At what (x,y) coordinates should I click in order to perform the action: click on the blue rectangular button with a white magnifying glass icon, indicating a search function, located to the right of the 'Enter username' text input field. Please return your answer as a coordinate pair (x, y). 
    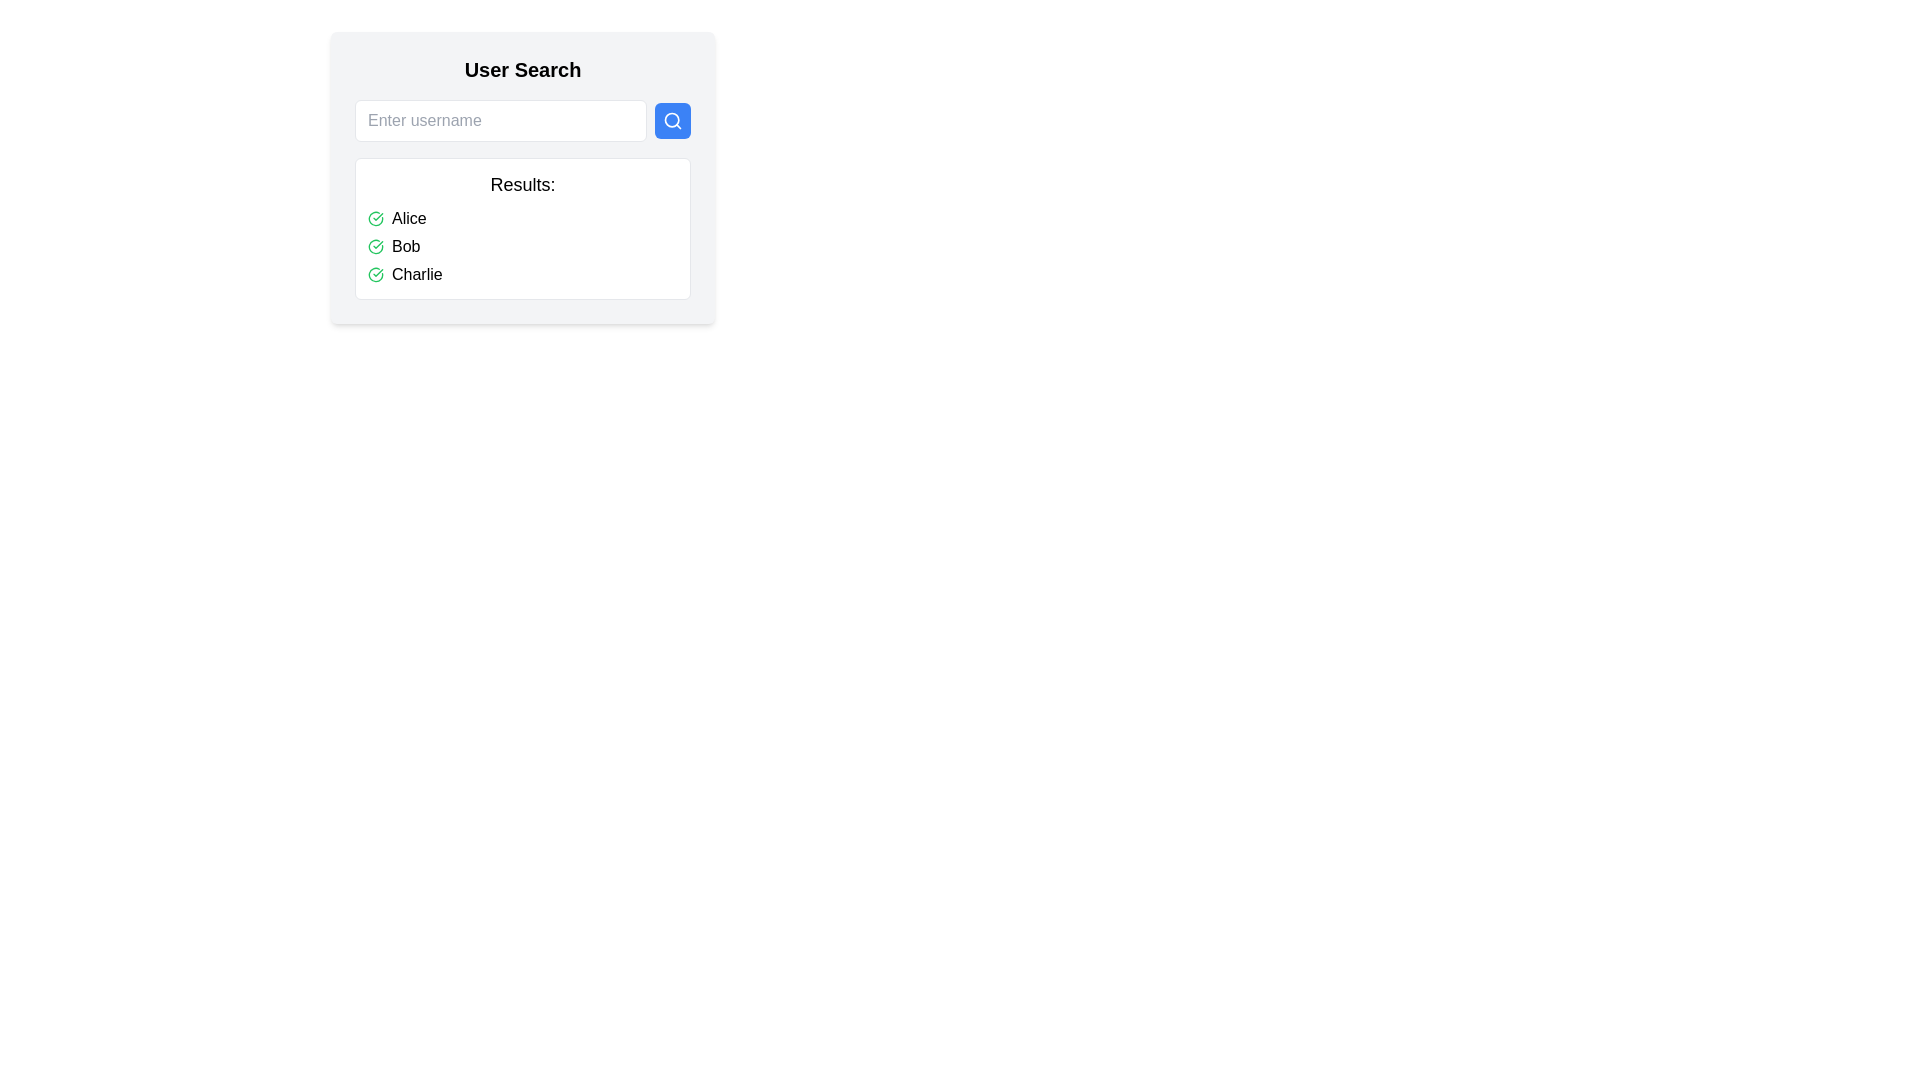
    Looking at the image, I should click on (672, 120).